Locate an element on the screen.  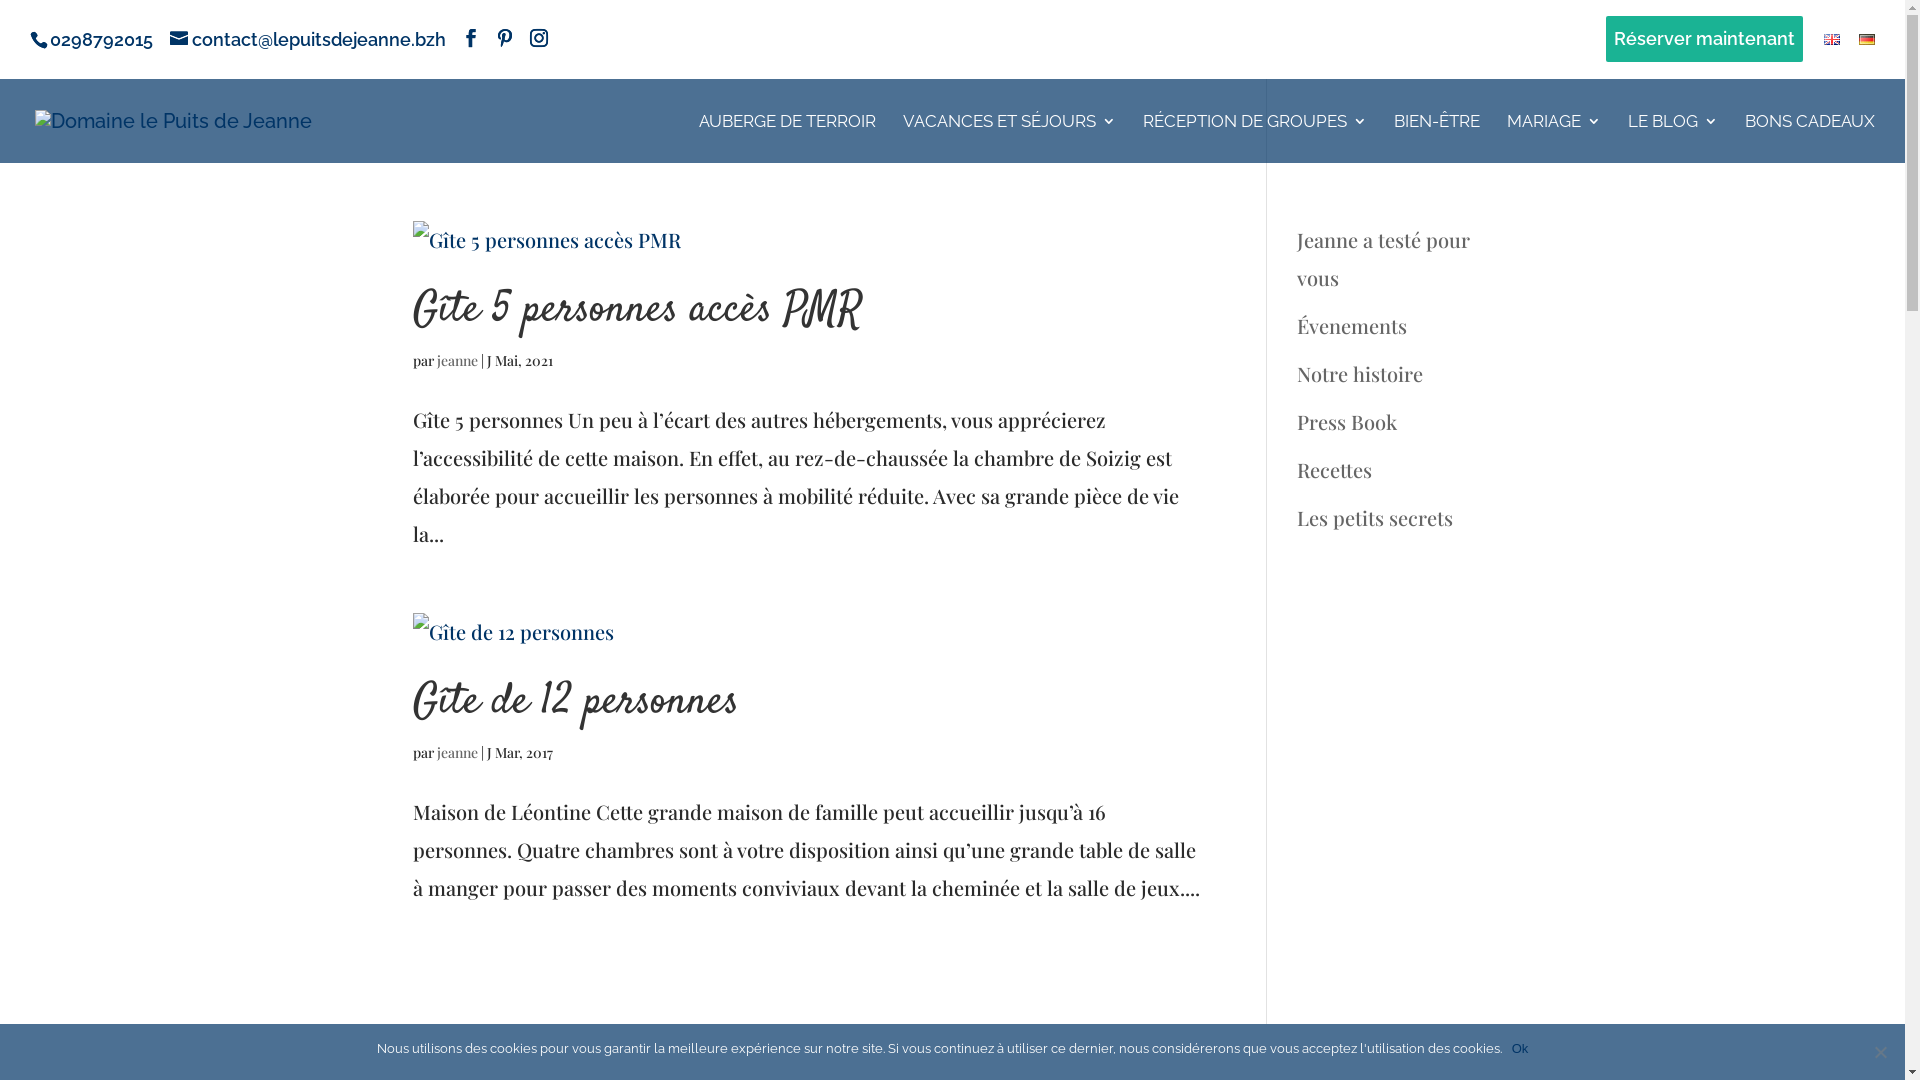
'Notre histoire' is located at coordinates (1359, 373).